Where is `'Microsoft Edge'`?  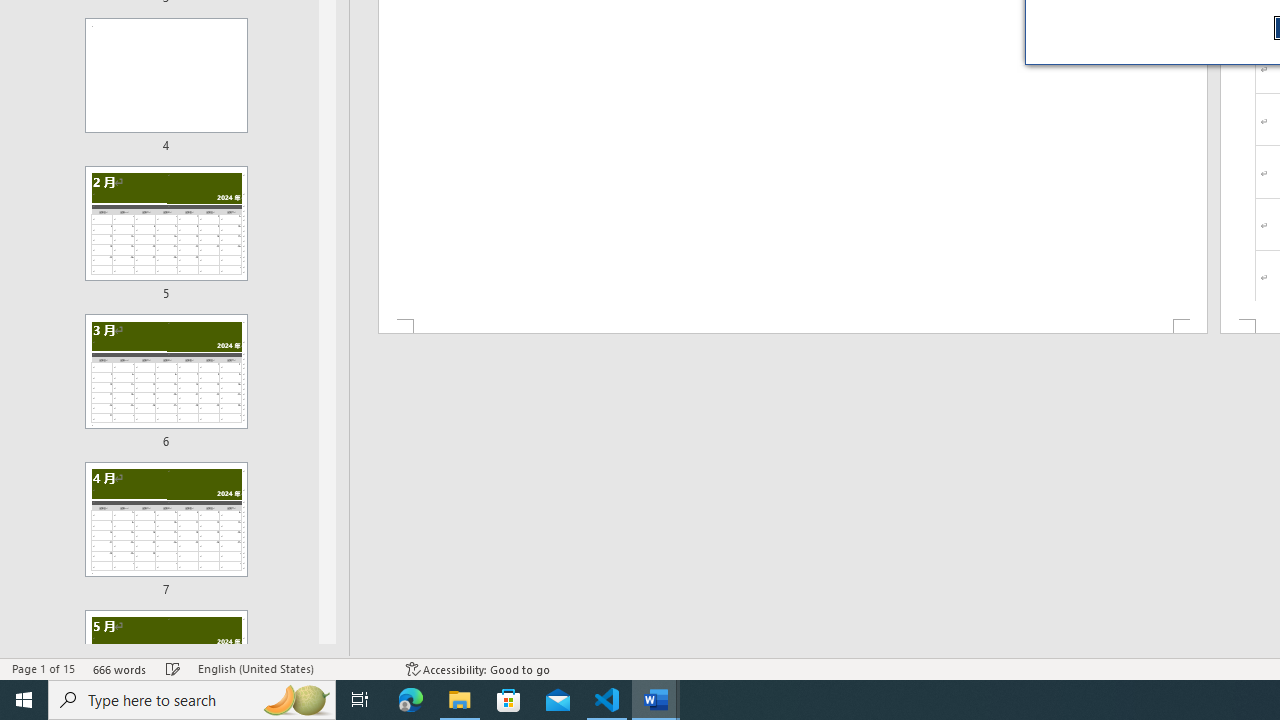
'Microsoft Edge' is located at coordinates (410, 698).